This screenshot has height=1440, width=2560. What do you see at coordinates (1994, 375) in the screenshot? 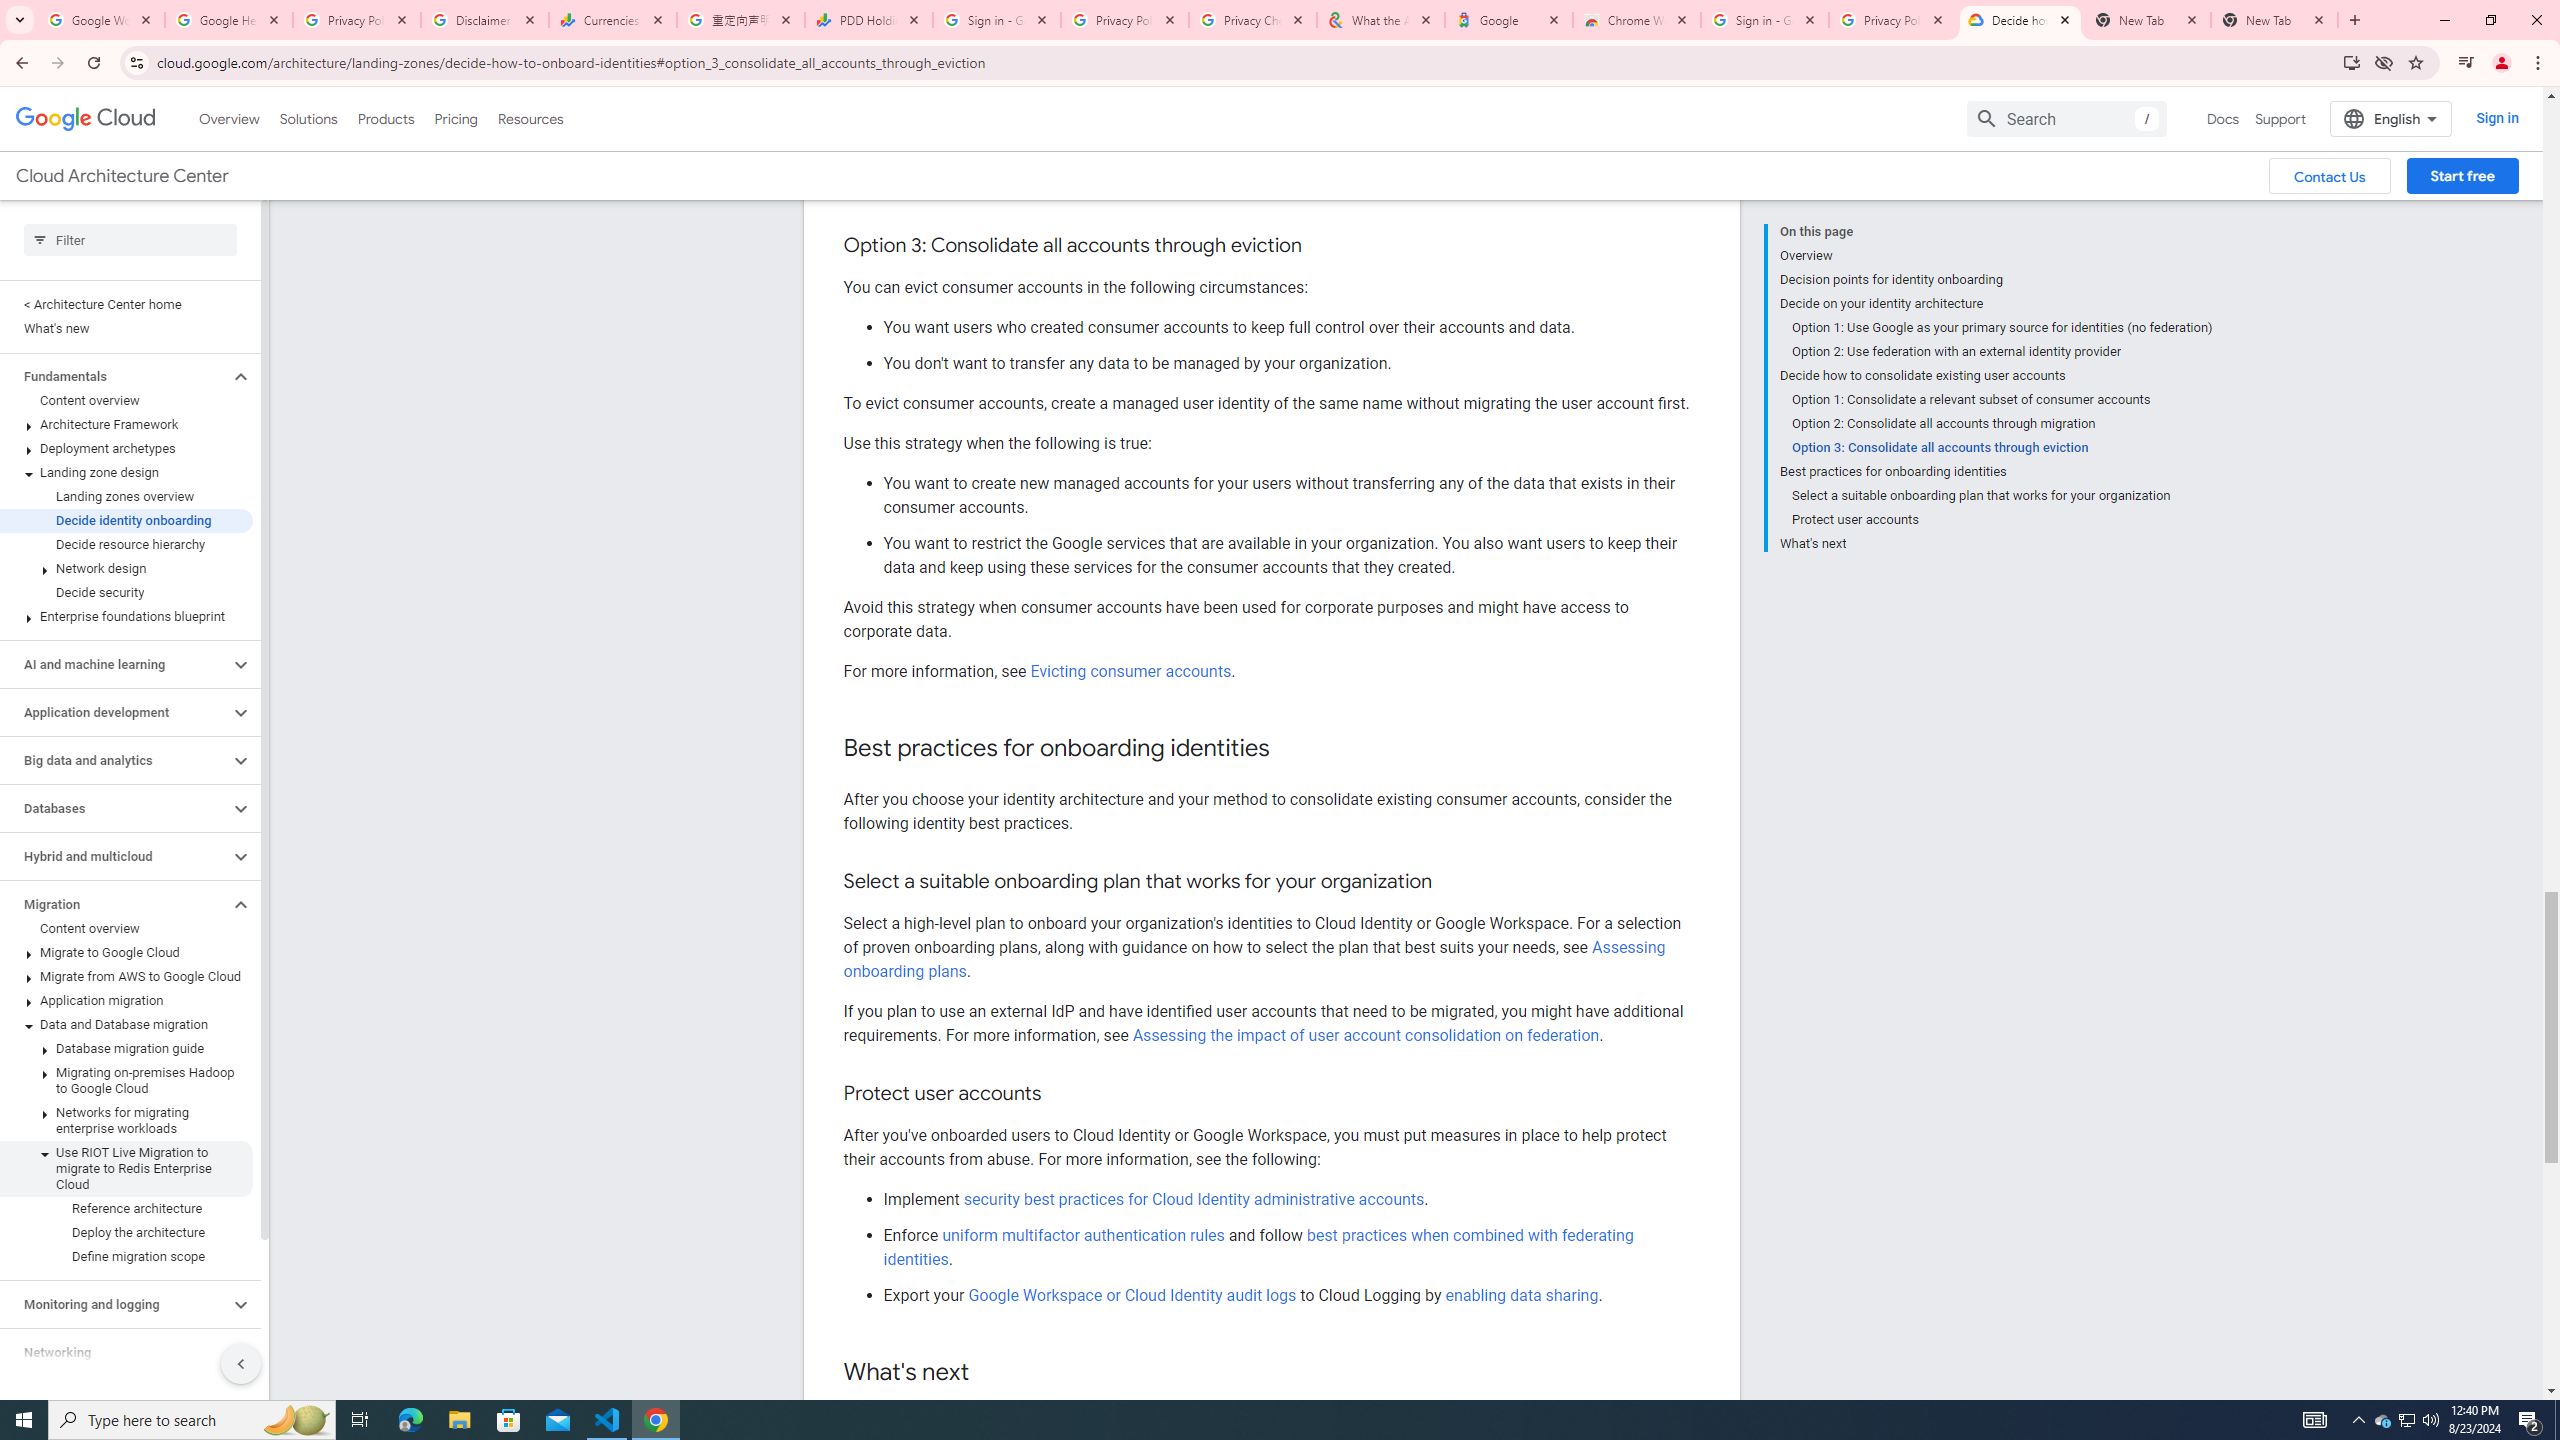
I see `'Decide how to consolidate existing user accounts'` at bounding box center [1994, 375].